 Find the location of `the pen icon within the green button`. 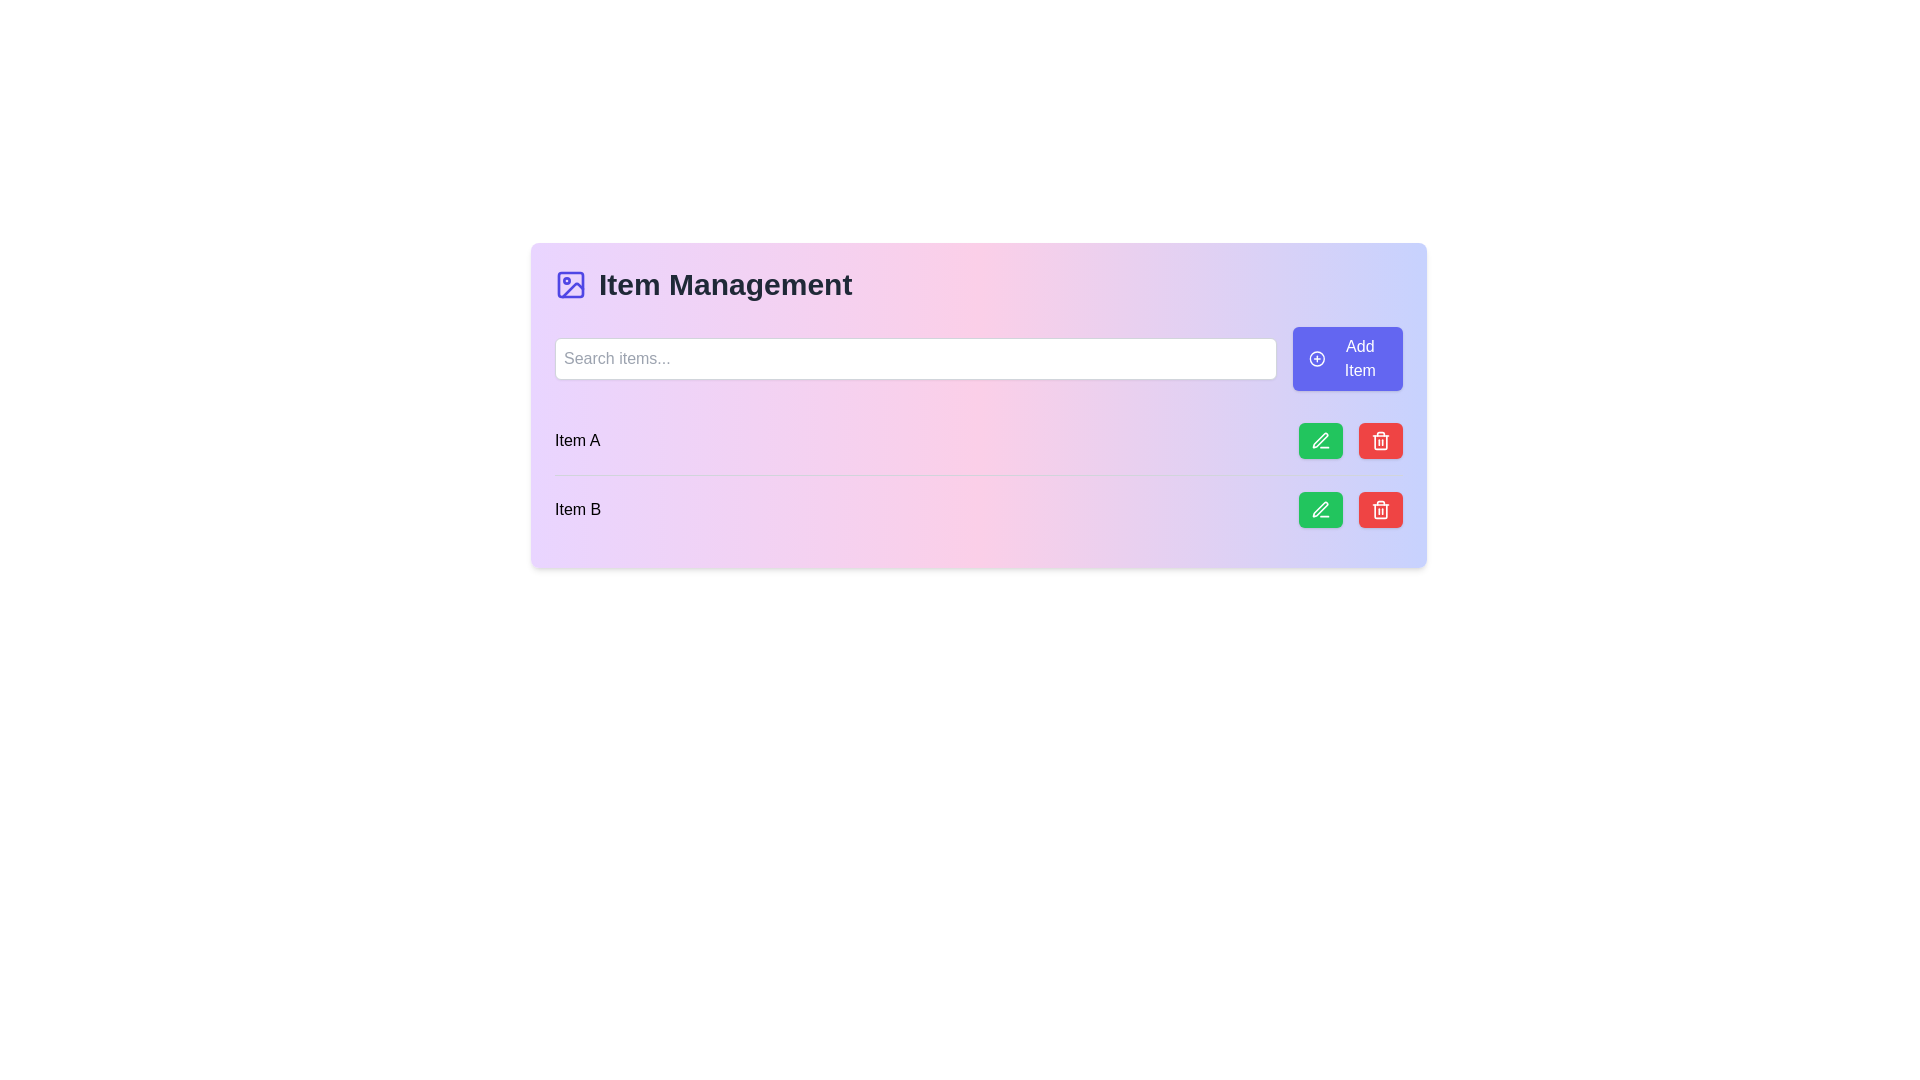

the pen icon within the green button is located at coordinates (1320, 508).